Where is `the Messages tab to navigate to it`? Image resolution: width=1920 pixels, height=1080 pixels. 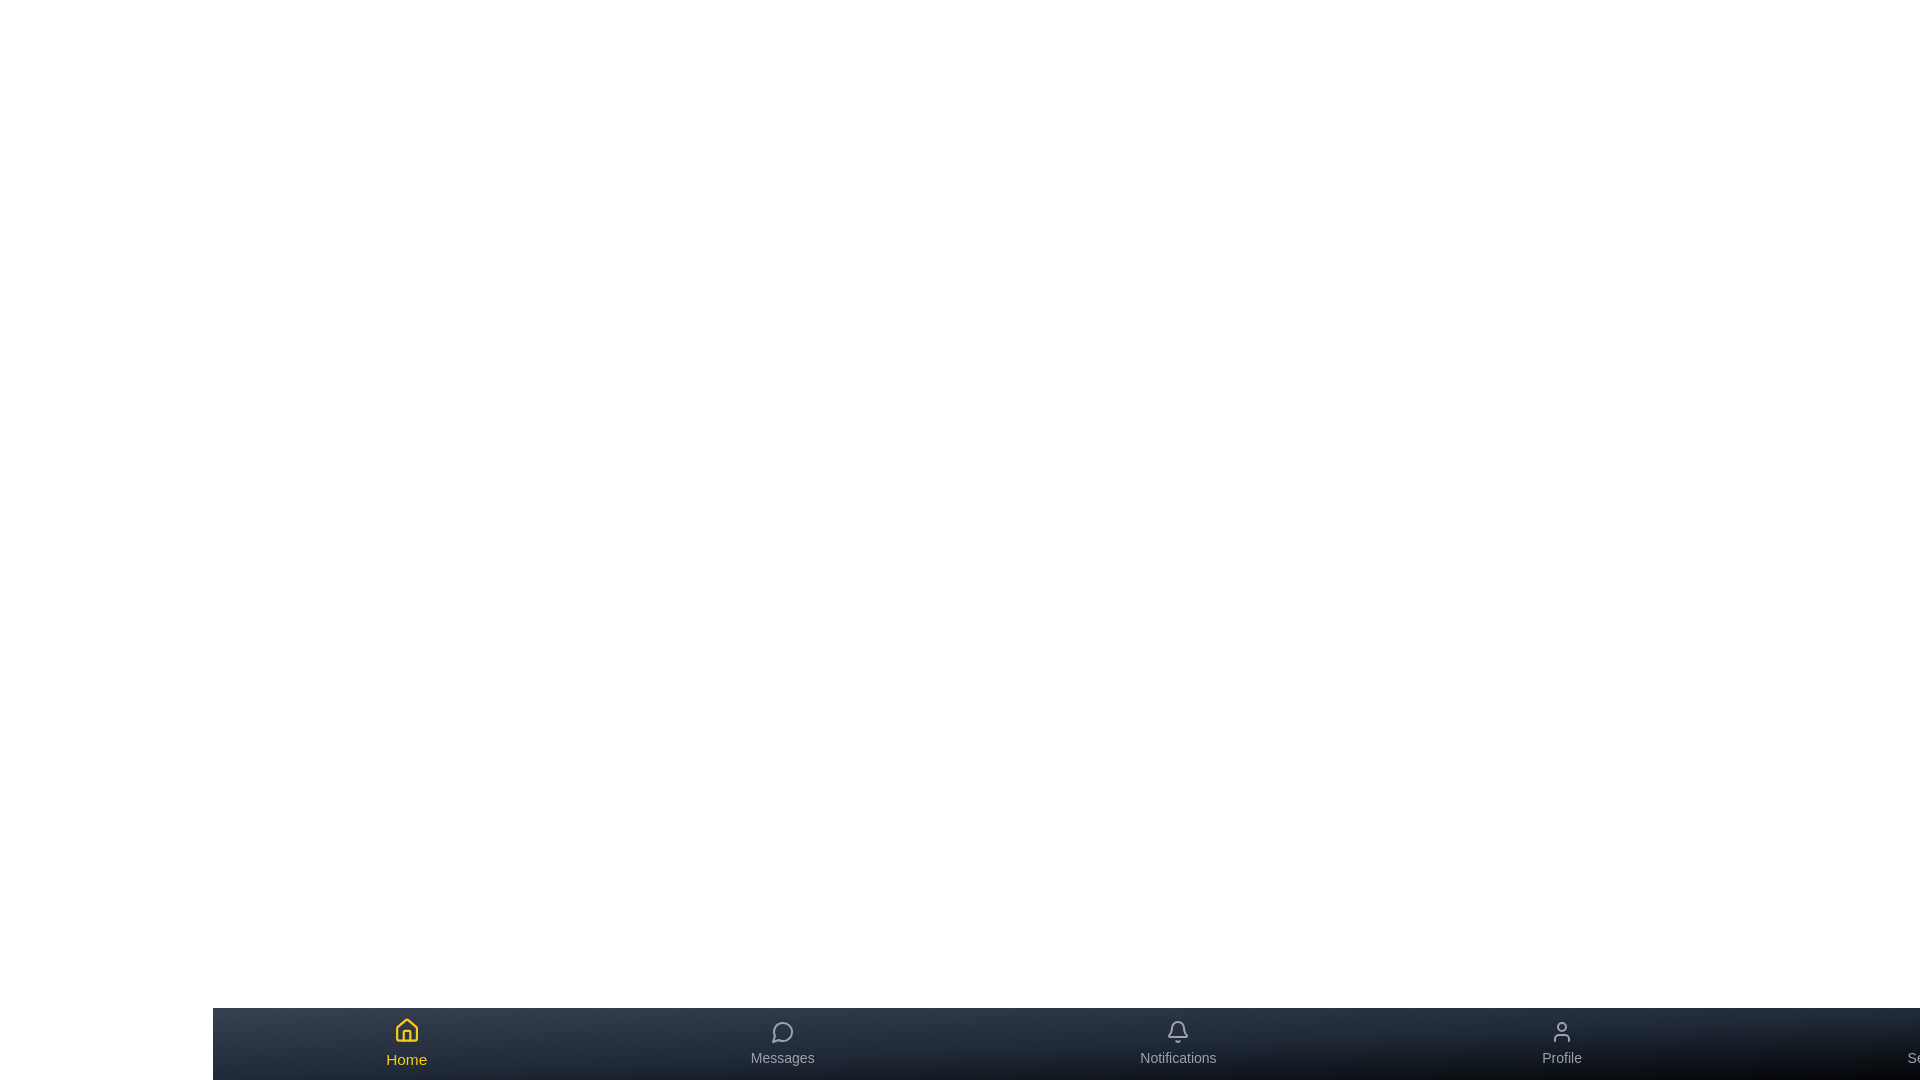
the Messages tab to navigate to it is located at coordinates (781, 1043).